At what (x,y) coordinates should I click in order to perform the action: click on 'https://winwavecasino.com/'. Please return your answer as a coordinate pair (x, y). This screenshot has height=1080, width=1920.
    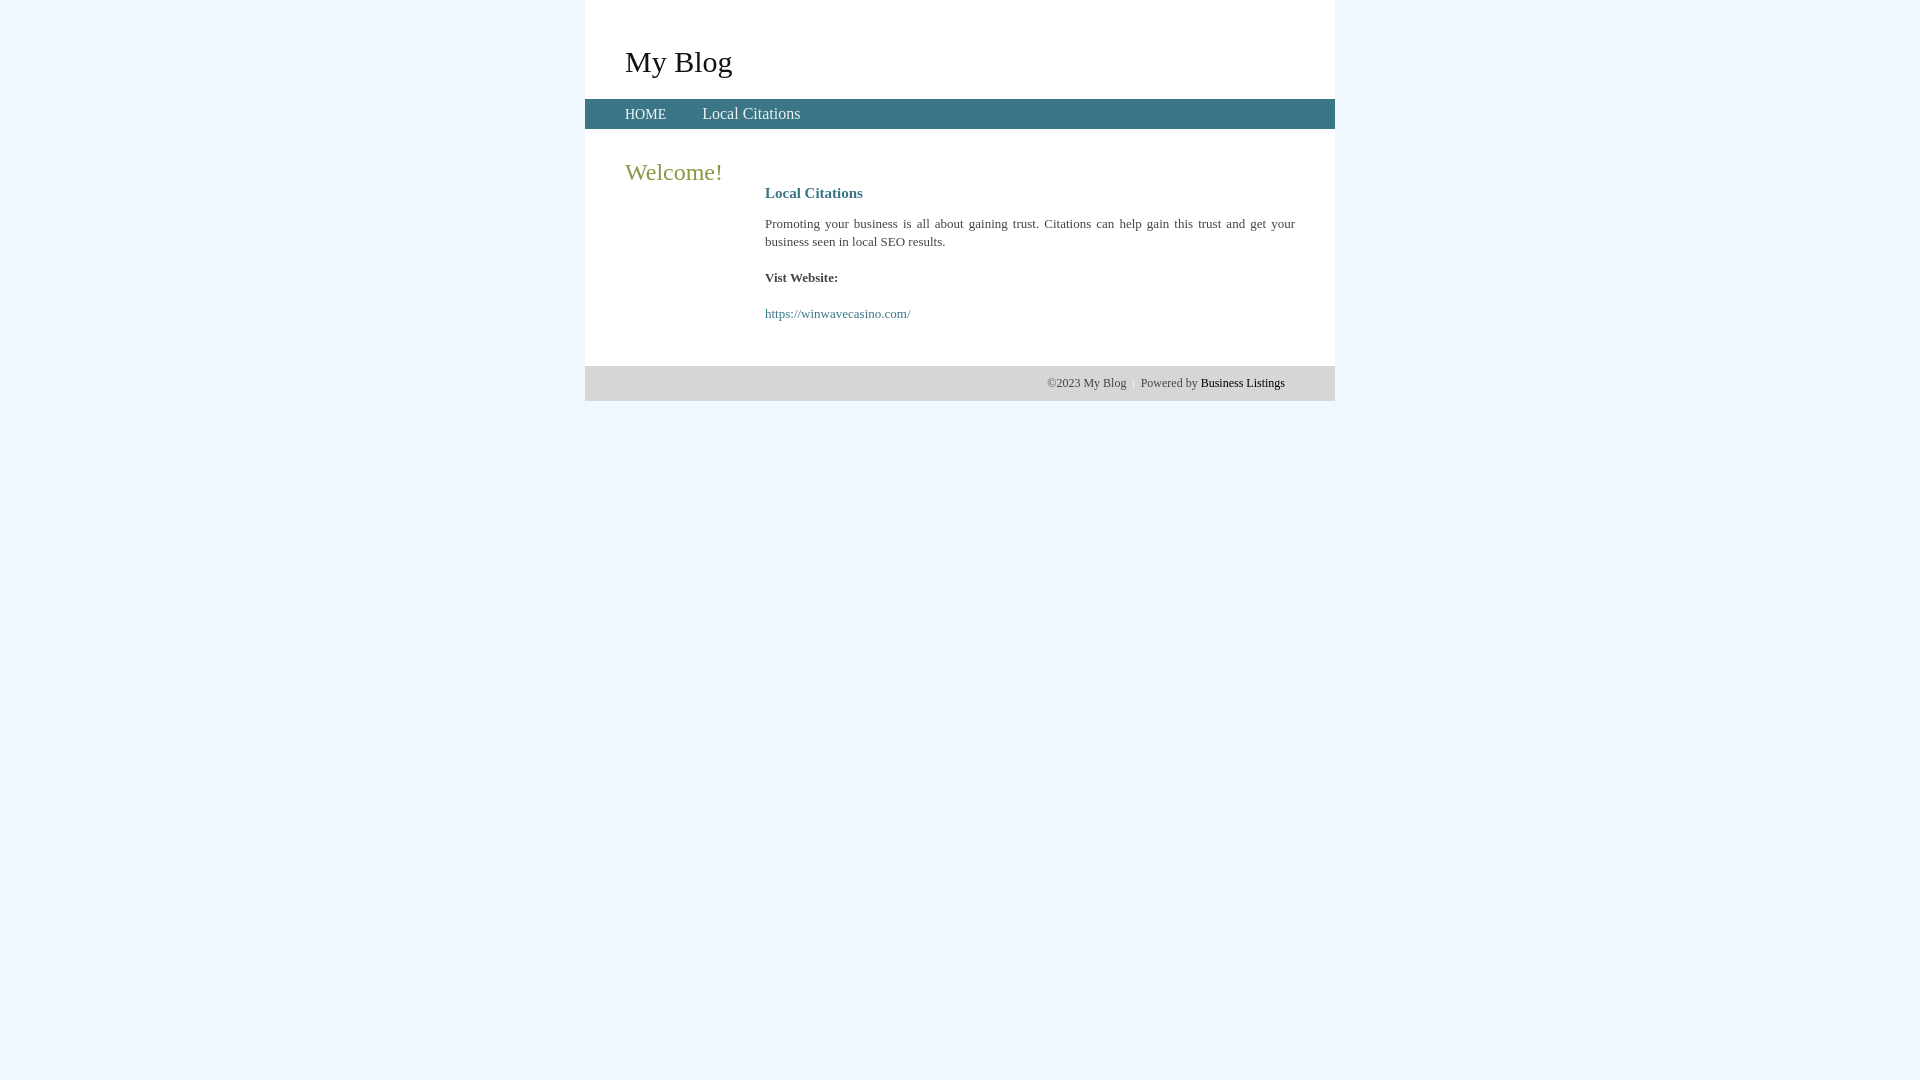
    Looking at the image, I should click on (838, 313).